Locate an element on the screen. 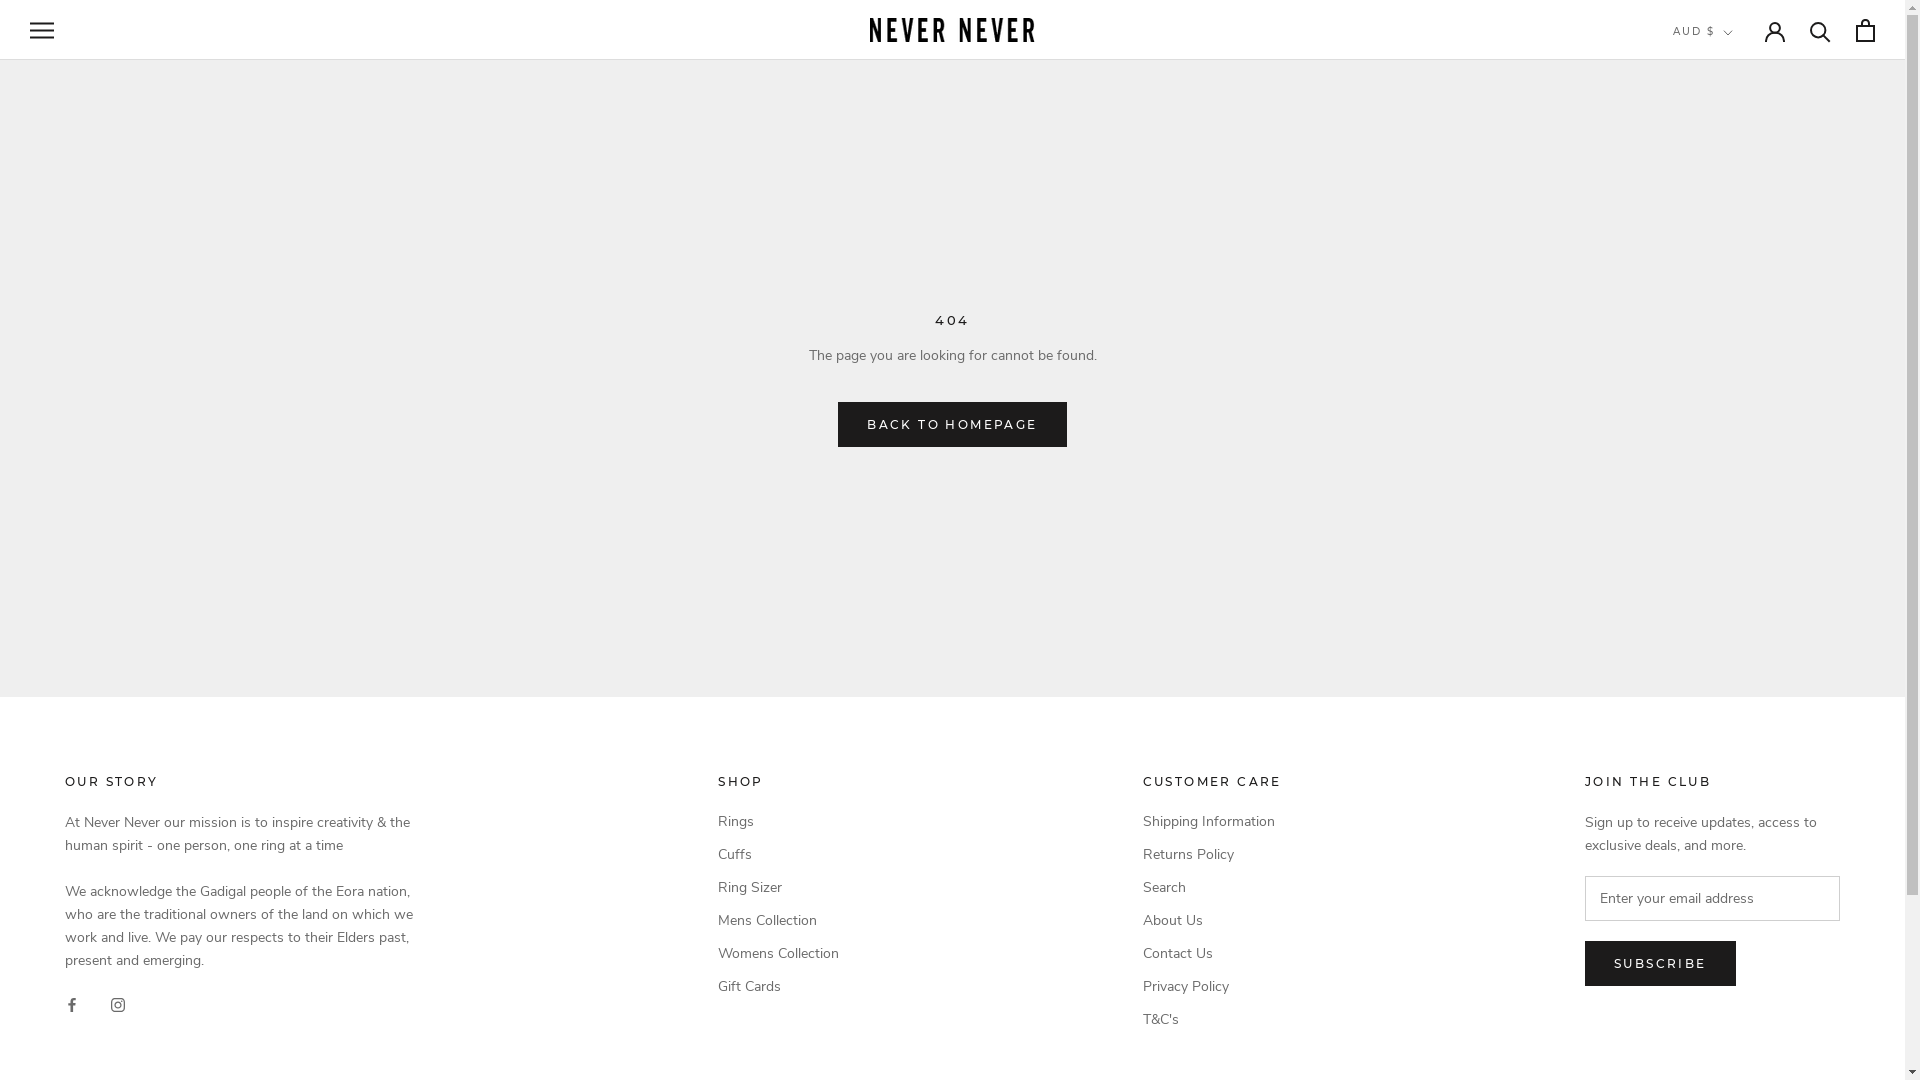 This screenshot has height=1080, width=1920. 'AUD $' is located at coordinates (1673, 32).